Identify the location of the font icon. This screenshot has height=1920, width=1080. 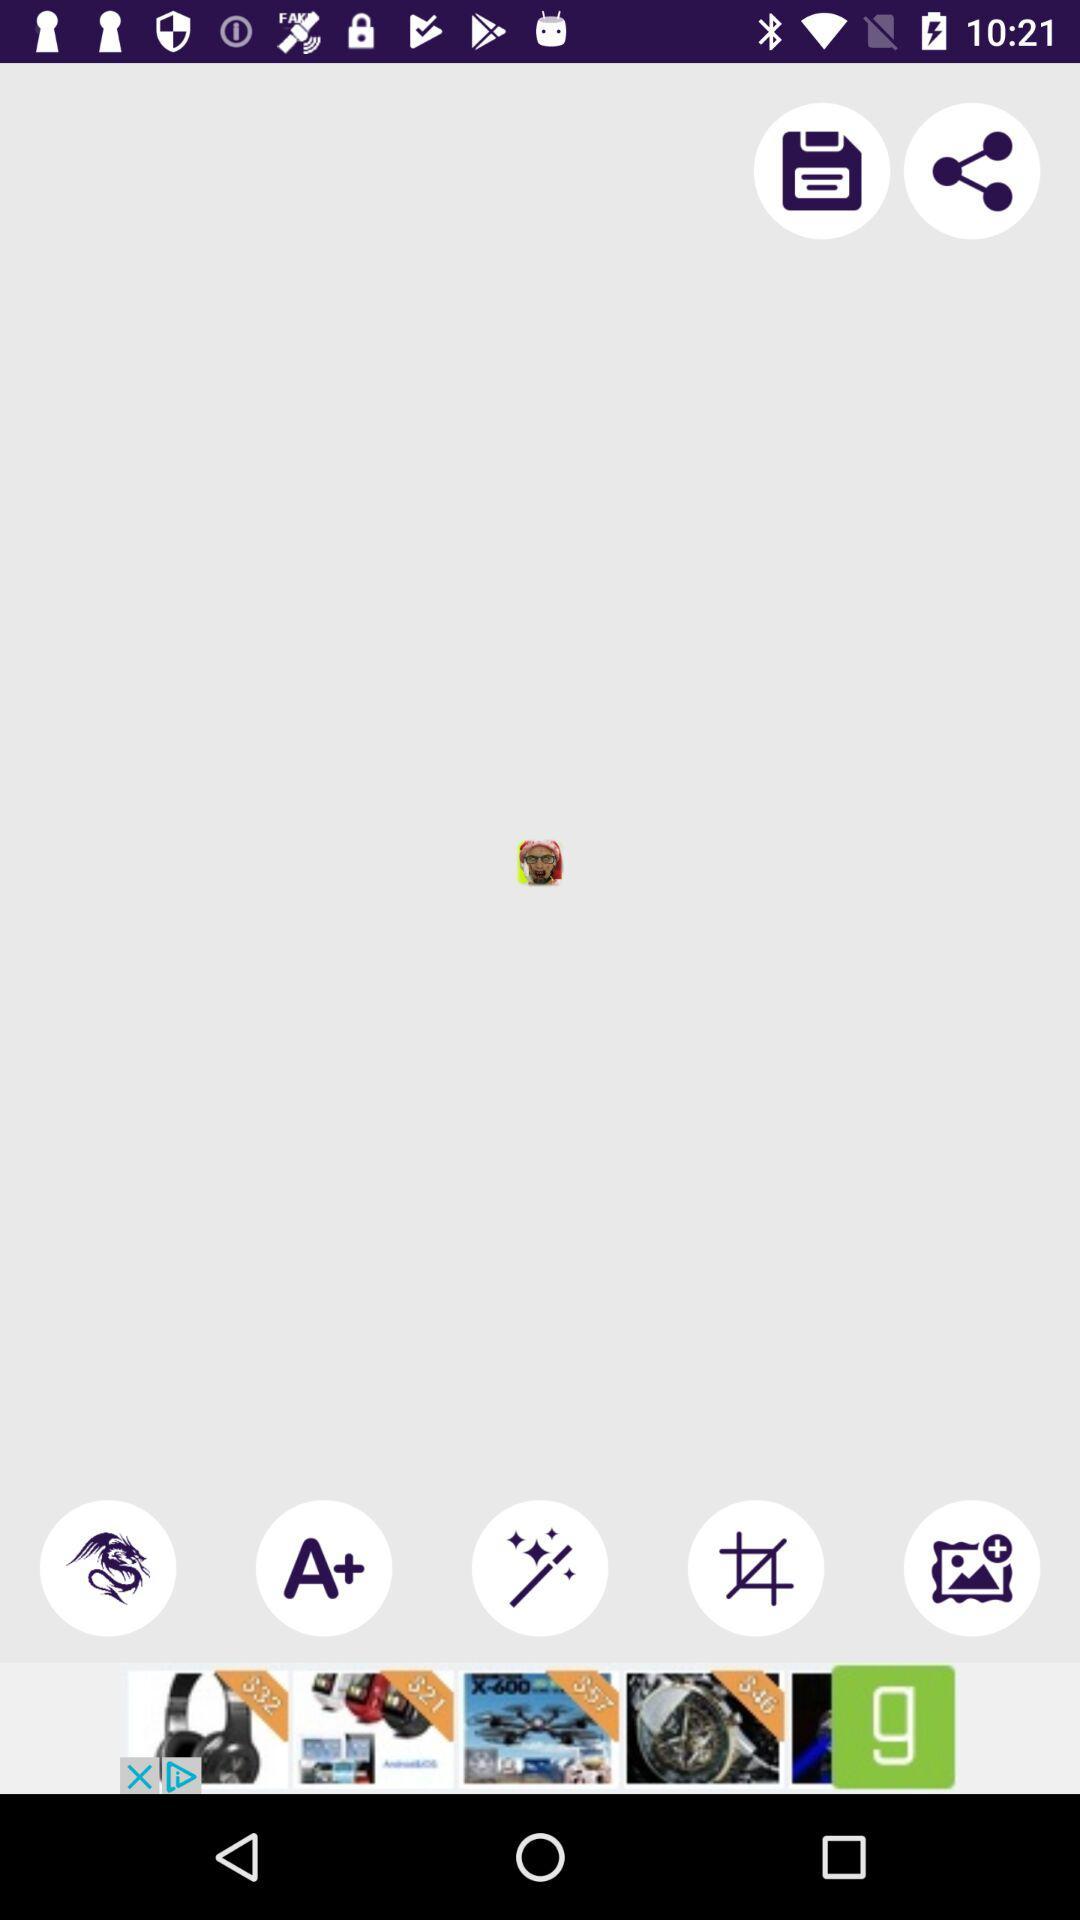
(323, 1567).